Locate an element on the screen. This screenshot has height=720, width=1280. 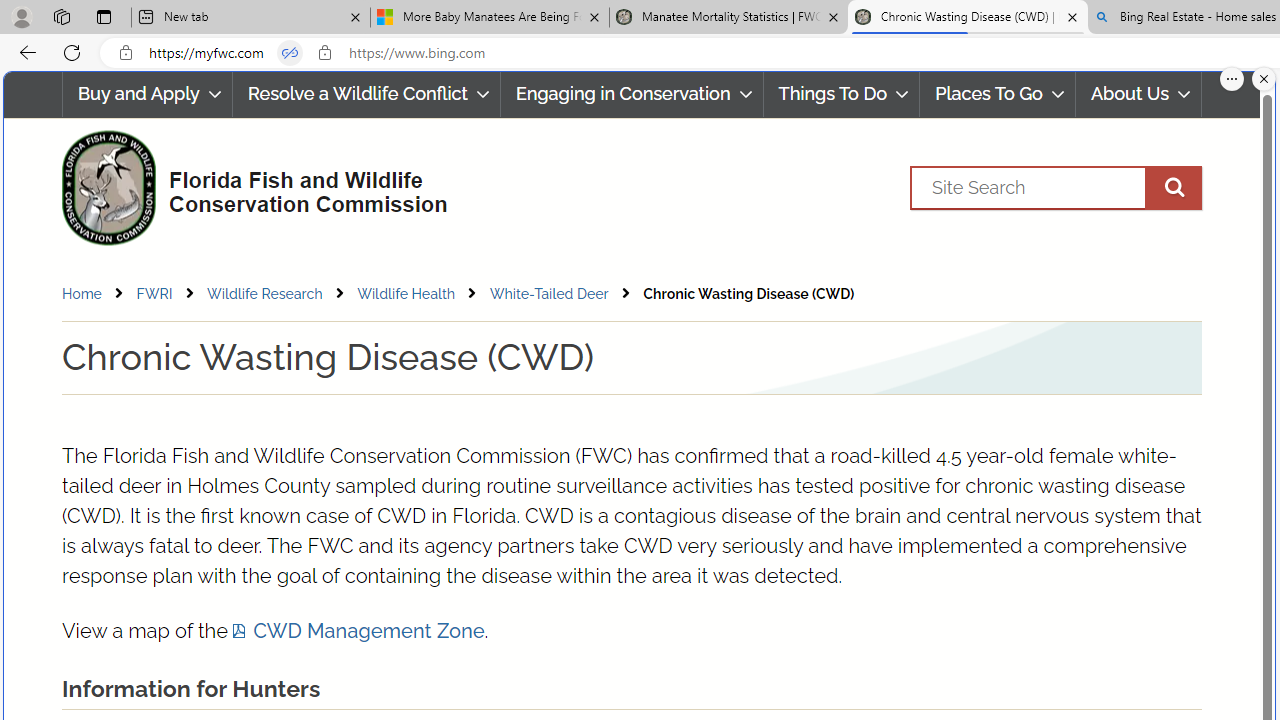
'FWRI' is located at coordinates (169, 293).